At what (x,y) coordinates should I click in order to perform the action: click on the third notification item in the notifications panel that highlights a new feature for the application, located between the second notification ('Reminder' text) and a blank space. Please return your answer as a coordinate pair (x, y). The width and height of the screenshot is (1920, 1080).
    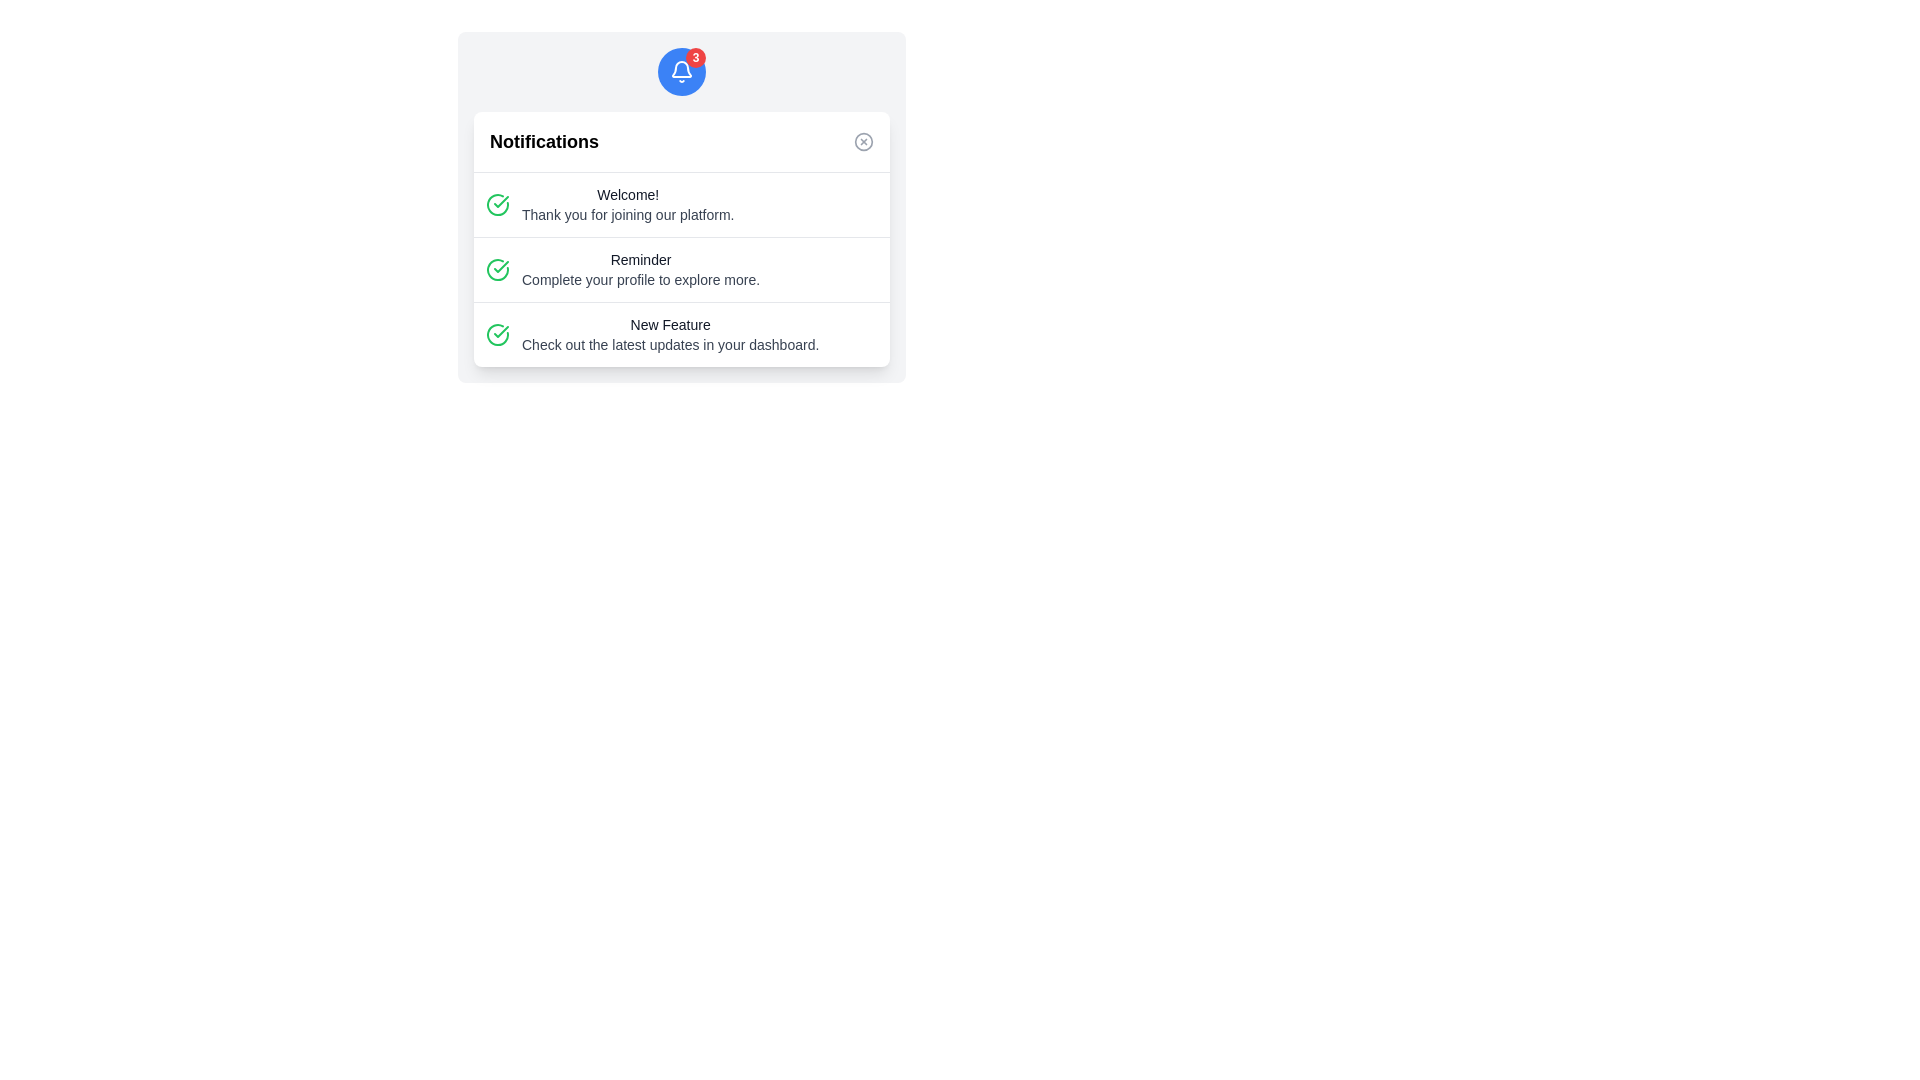
    Looking at the image, I should click on (670, 334).